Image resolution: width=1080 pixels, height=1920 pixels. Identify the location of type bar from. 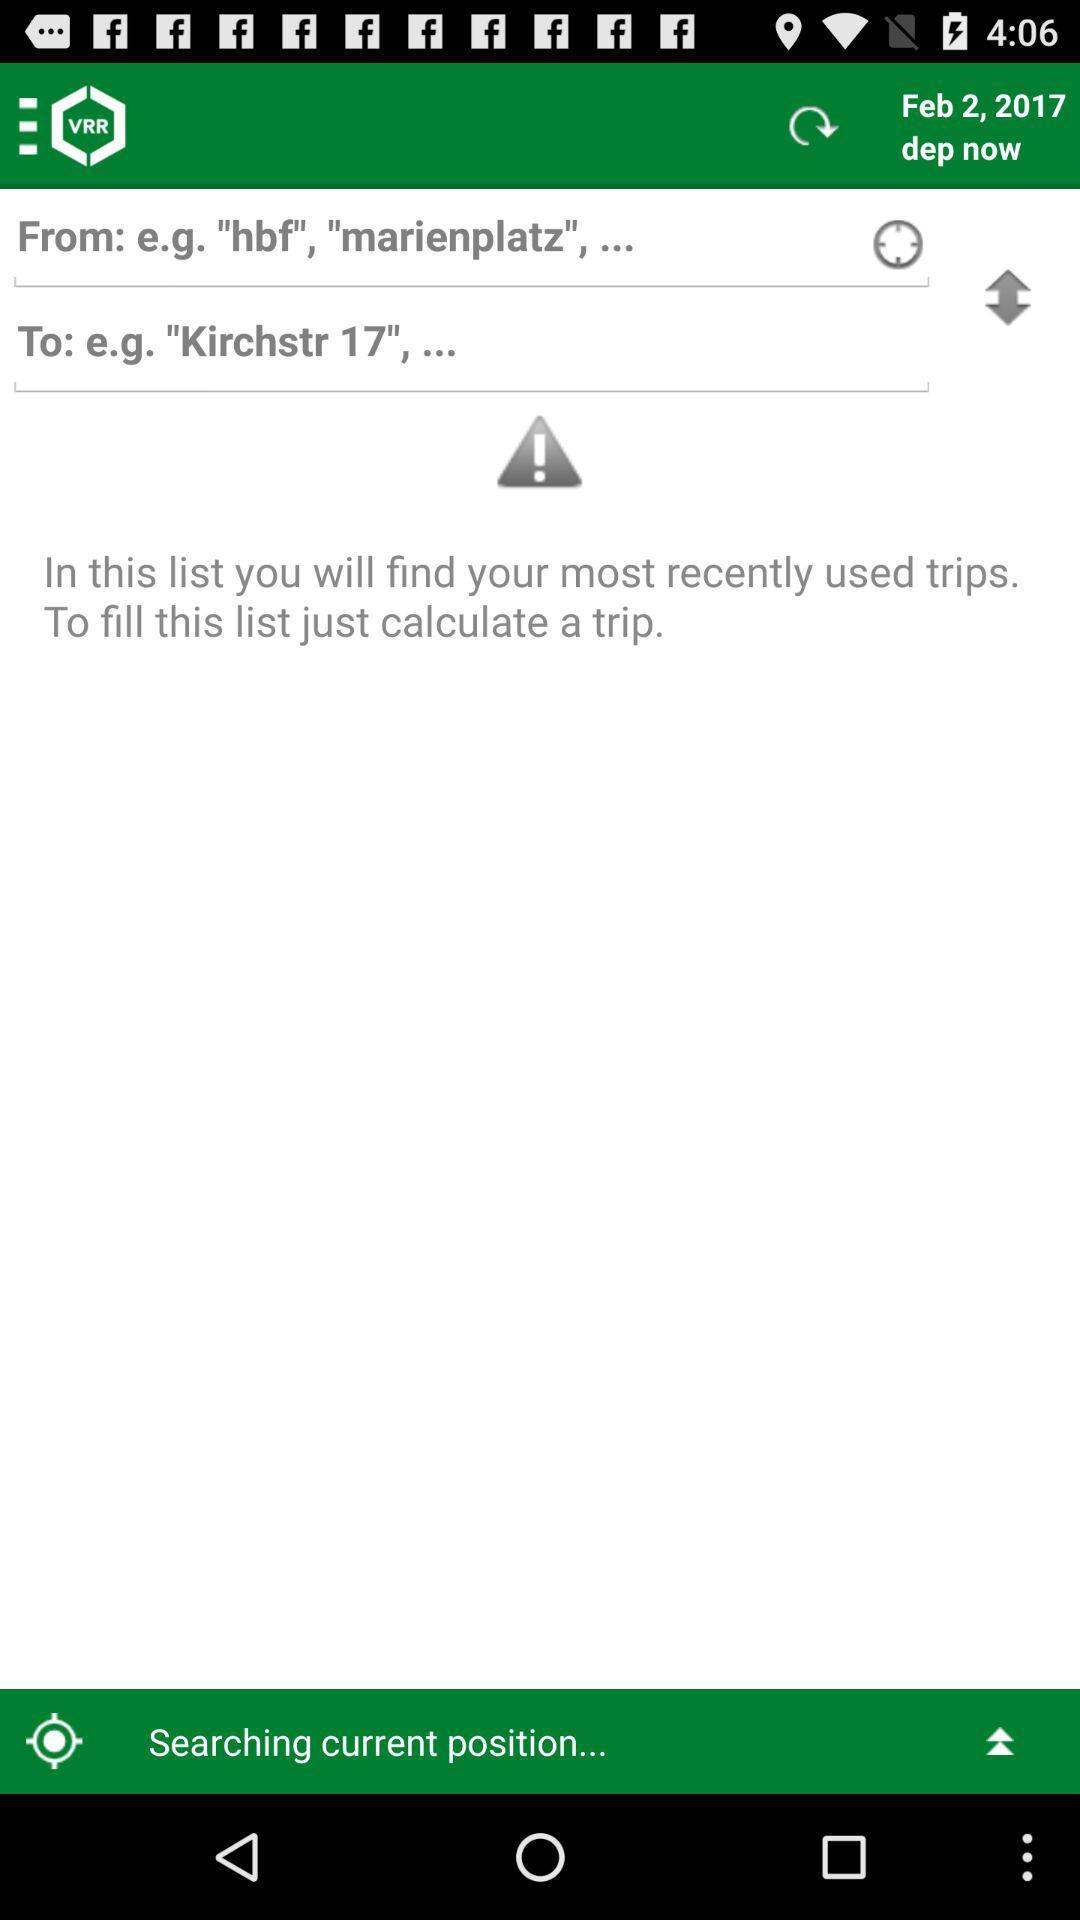
(471, 244).